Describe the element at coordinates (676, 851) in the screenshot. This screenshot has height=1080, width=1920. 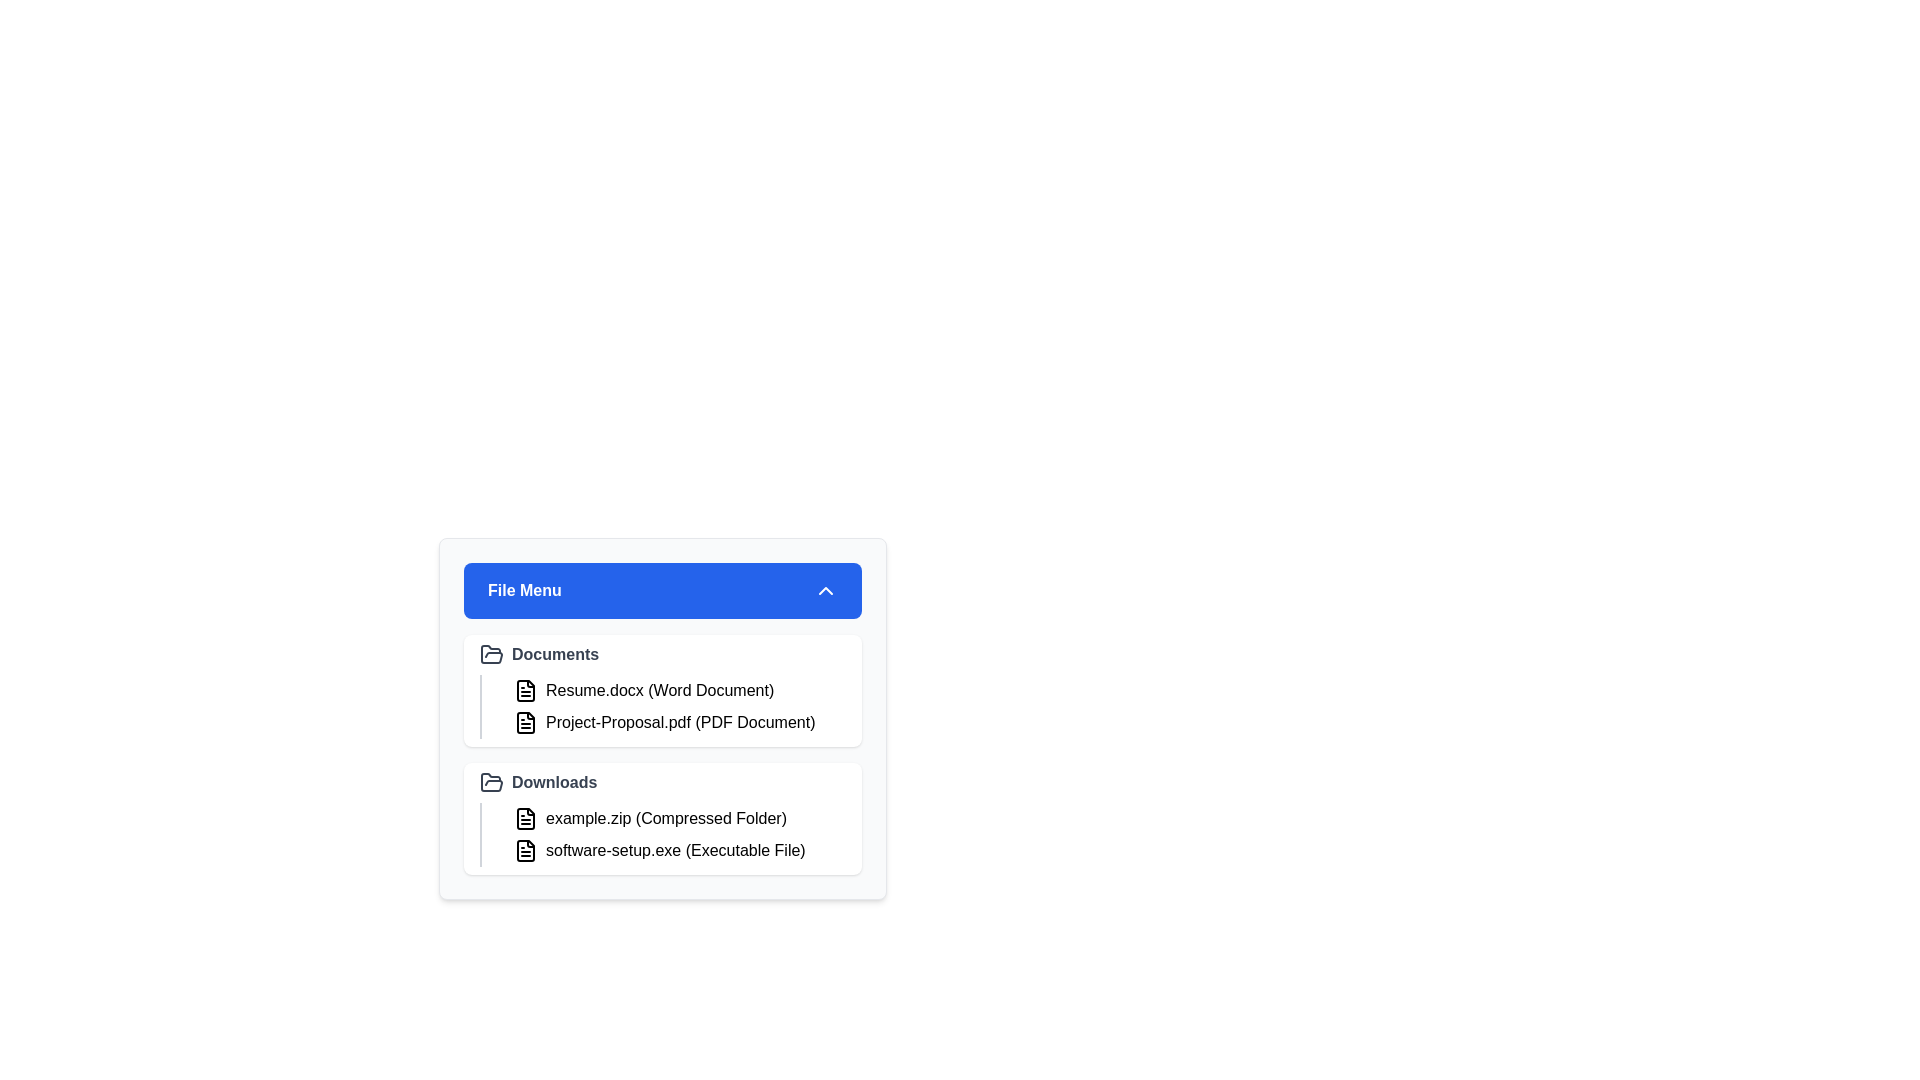
I see `the file software-setup.exe to highlight it` at that location.